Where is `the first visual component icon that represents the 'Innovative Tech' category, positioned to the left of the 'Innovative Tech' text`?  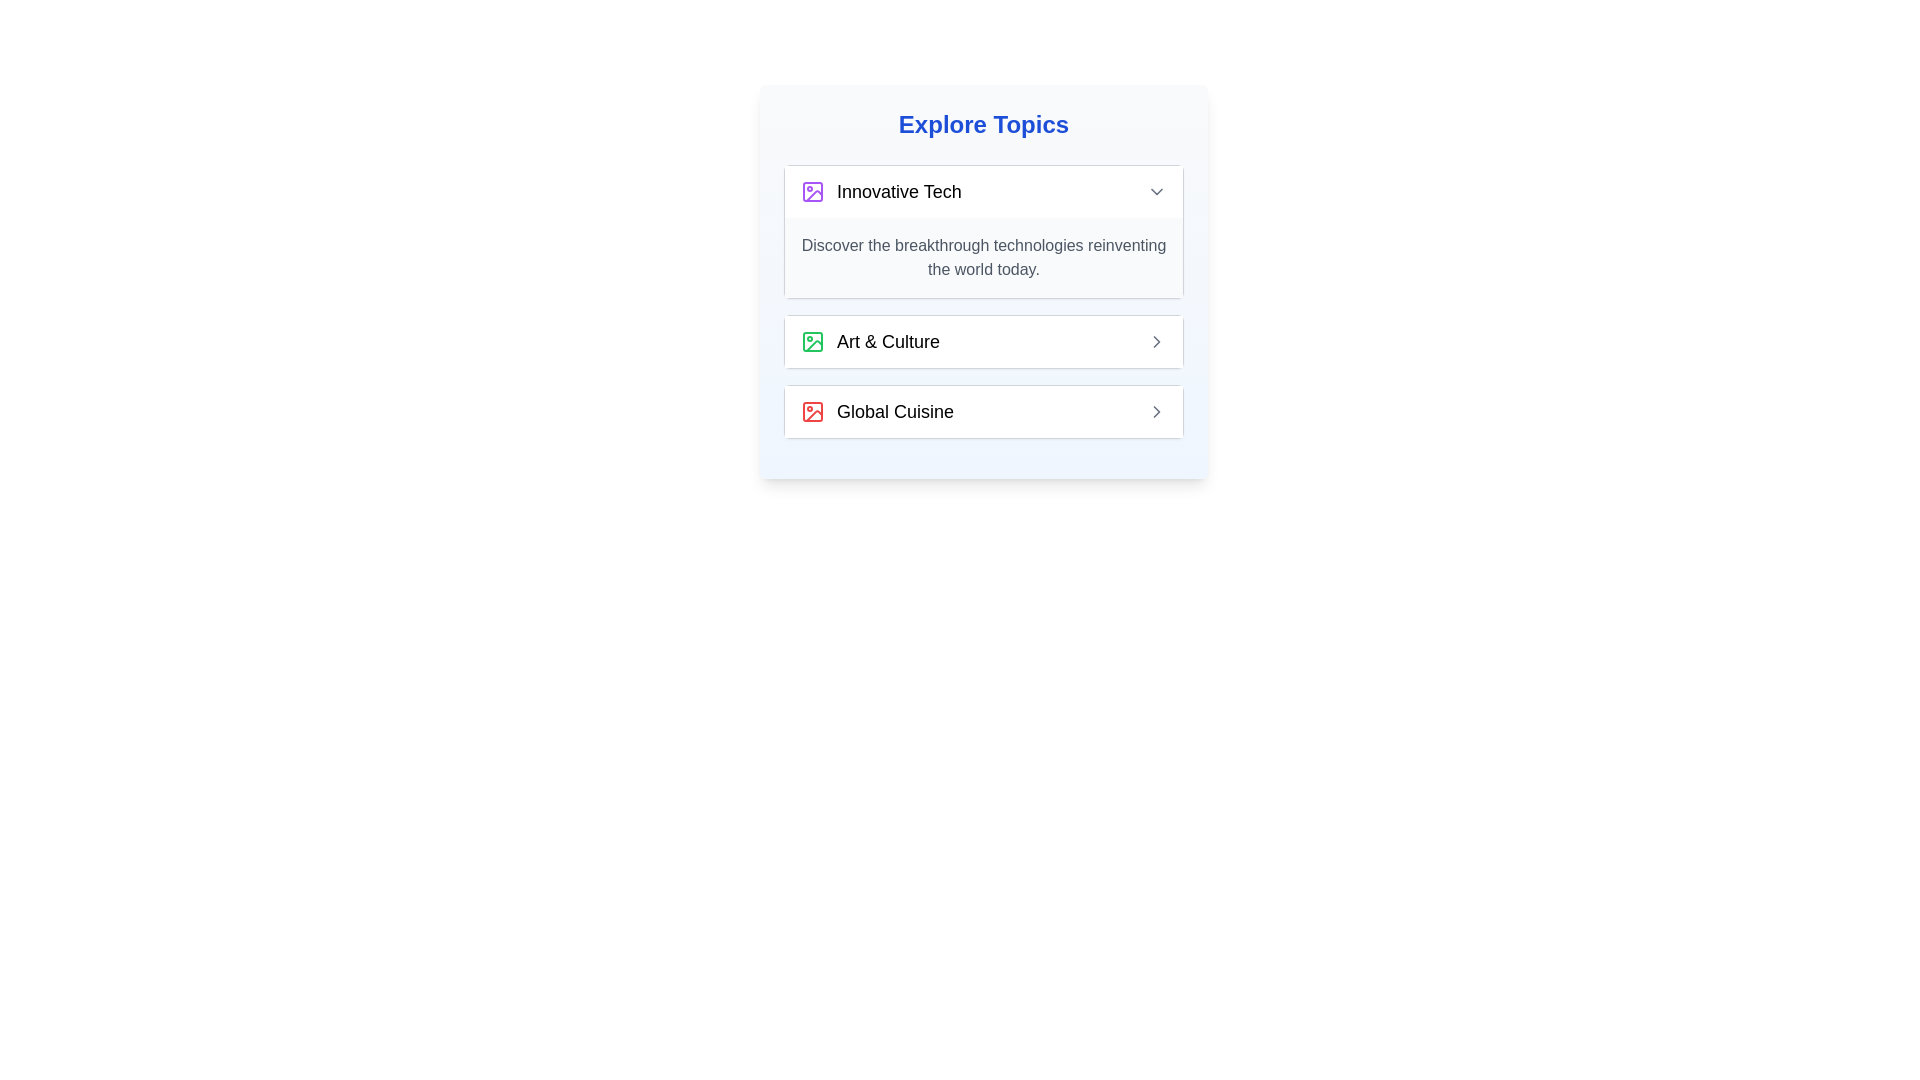
the first visual component icon that represents the 'Innovative Tech' category, positioned to the left of the 'Innovative Tech' text is located at coordinates (812, 192).